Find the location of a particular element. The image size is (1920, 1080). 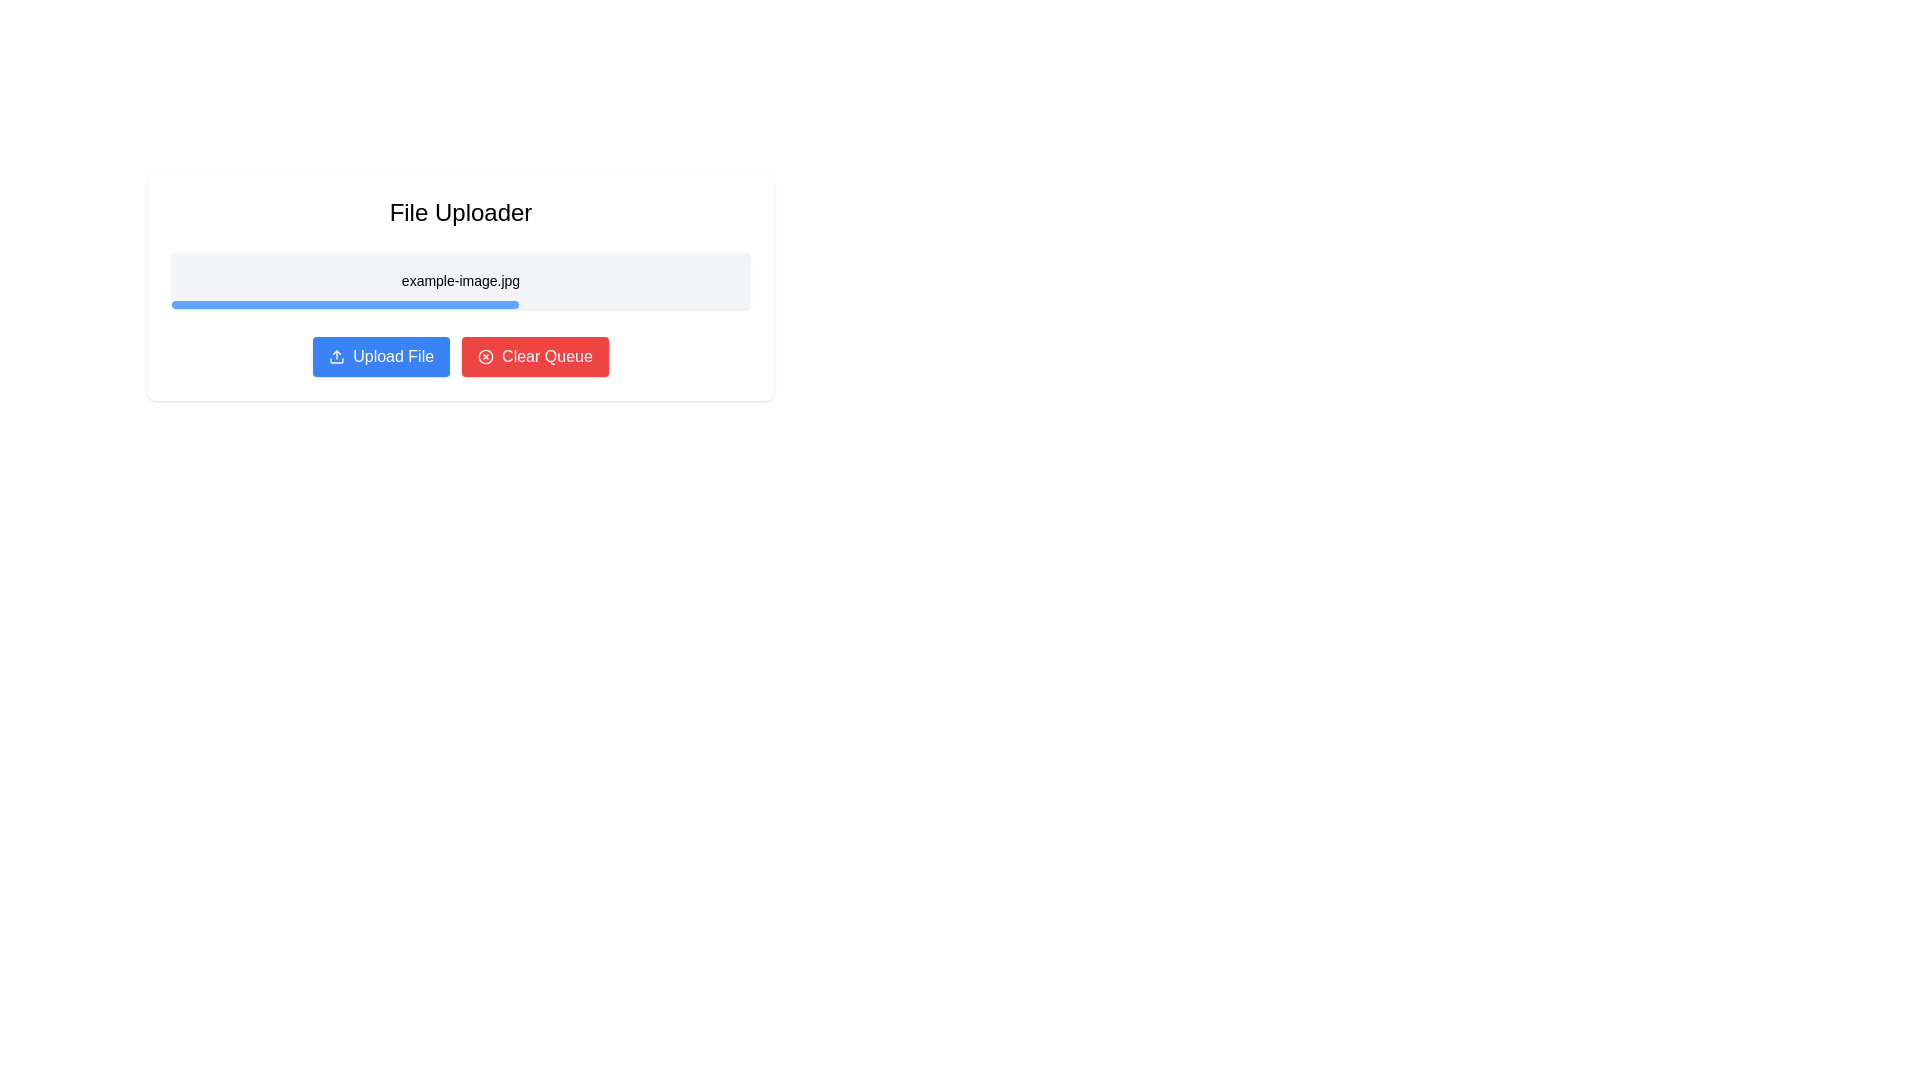

the button located to the right of the blue 'Upload File' button to clear the upload queue is located at coordinates (535, 356).